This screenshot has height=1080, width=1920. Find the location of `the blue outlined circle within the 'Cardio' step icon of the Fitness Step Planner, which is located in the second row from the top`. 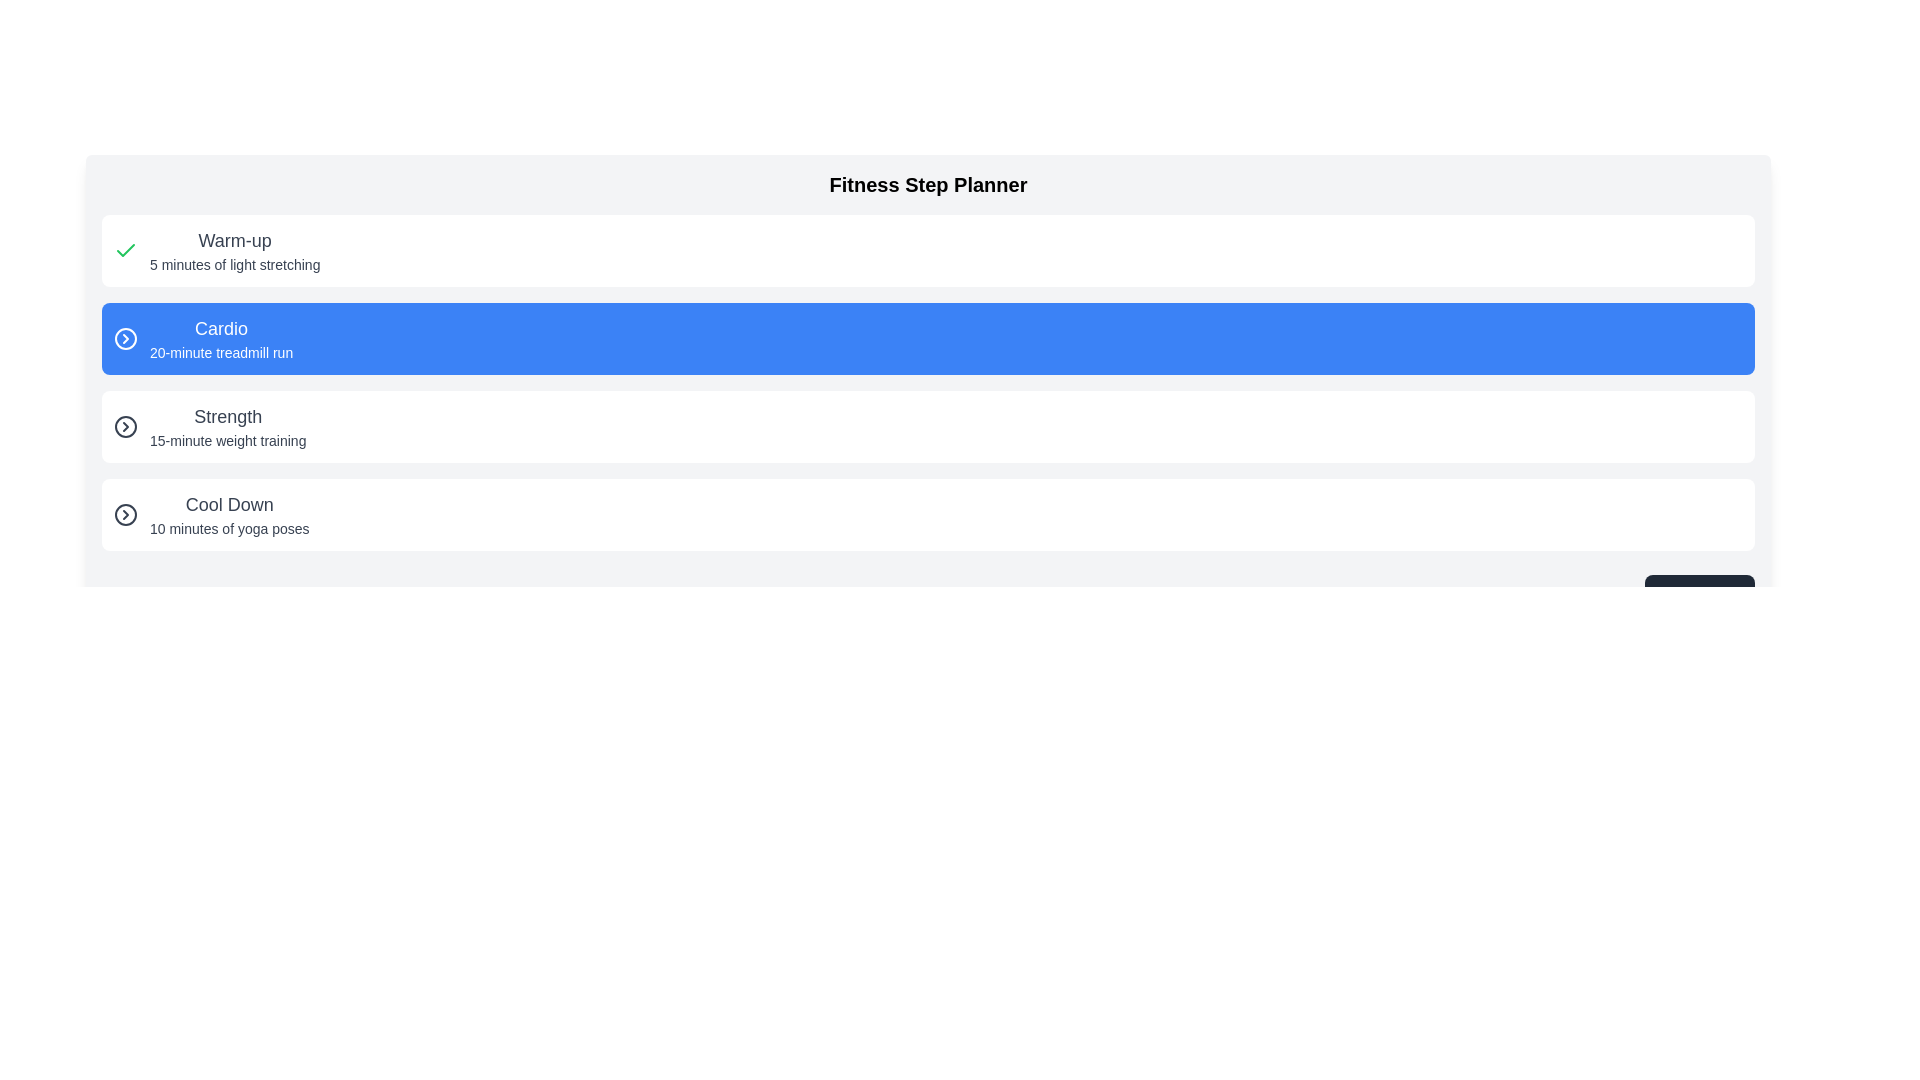

the blue outlined circle within the 'Cardio' step icon of the Fitness Step Planner, which is located in the second row from the top is located at coordinates (124, 338).